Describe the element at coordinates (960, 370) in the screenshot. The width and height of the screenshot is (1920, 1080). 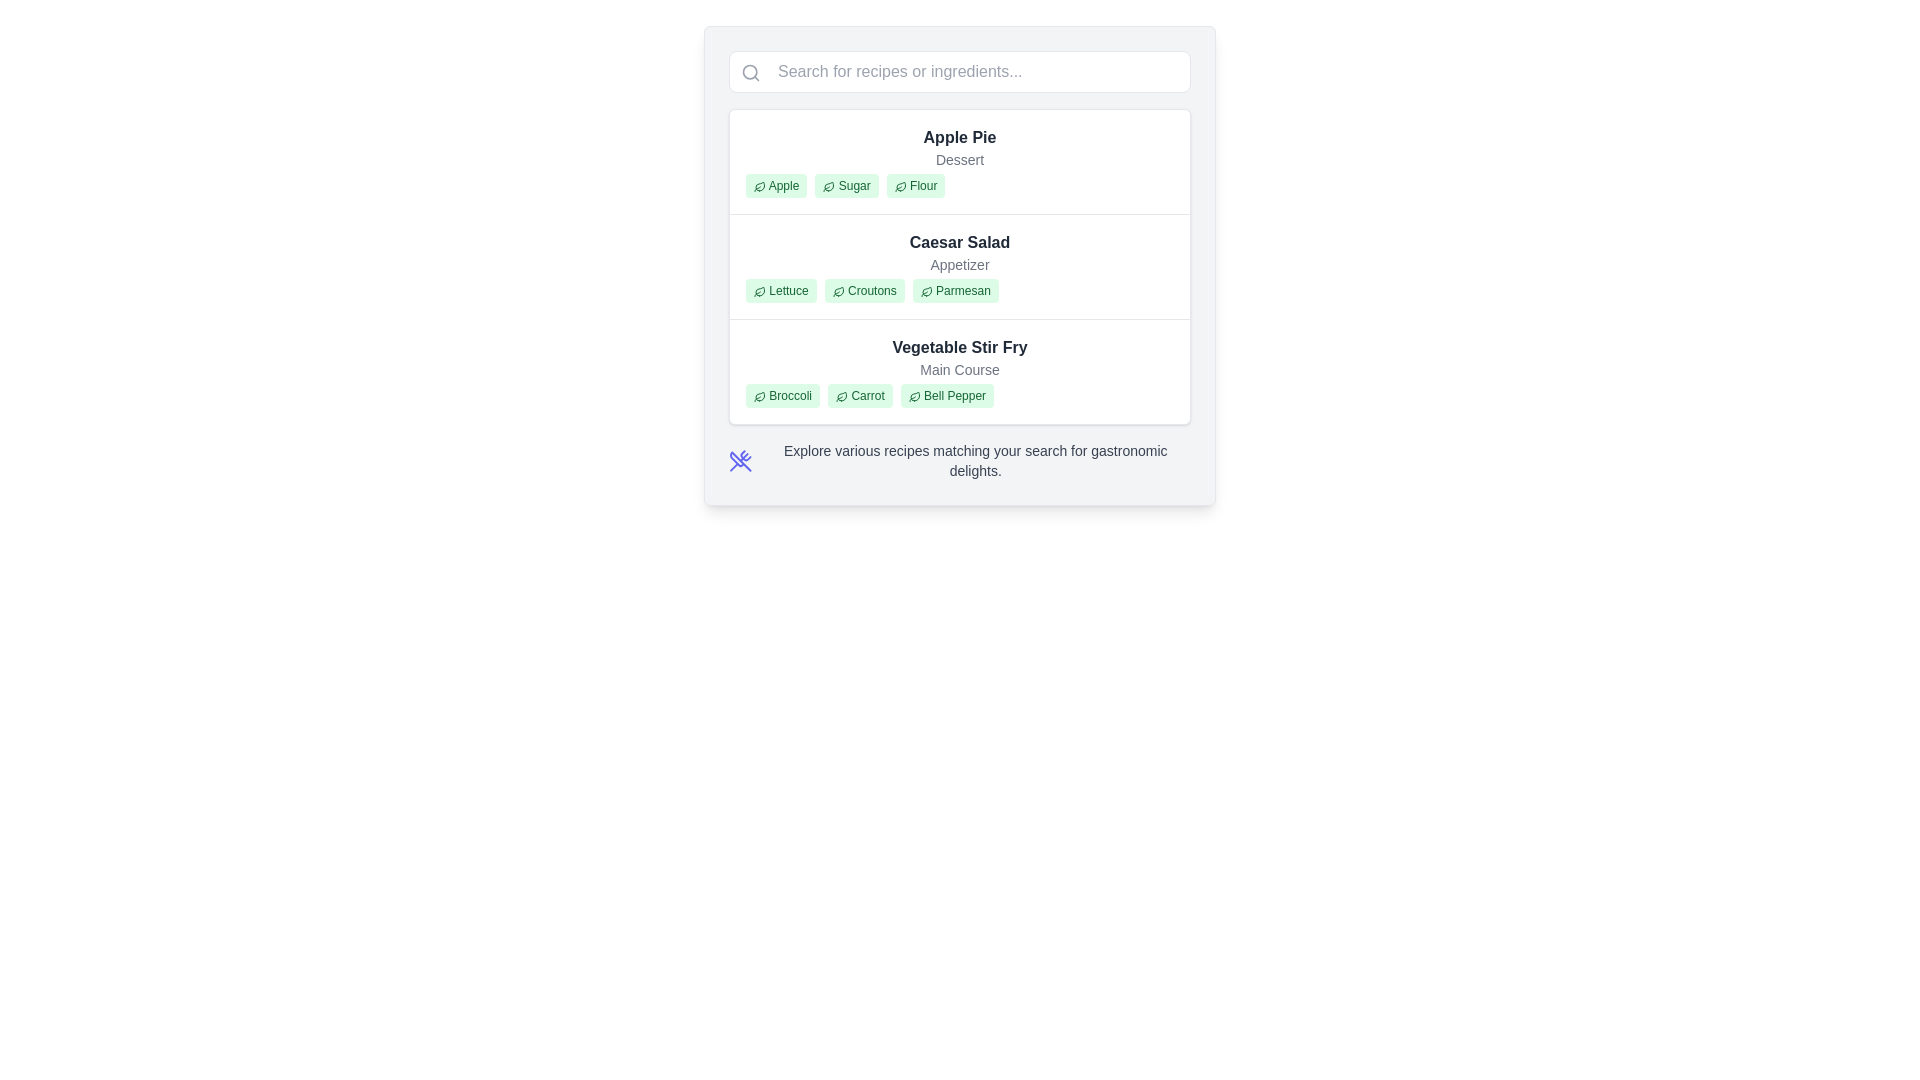
I see `the 'Main Course' label, which is styled in gray and located beneath the 'Vegetable Stir Fry' heading` at that location.